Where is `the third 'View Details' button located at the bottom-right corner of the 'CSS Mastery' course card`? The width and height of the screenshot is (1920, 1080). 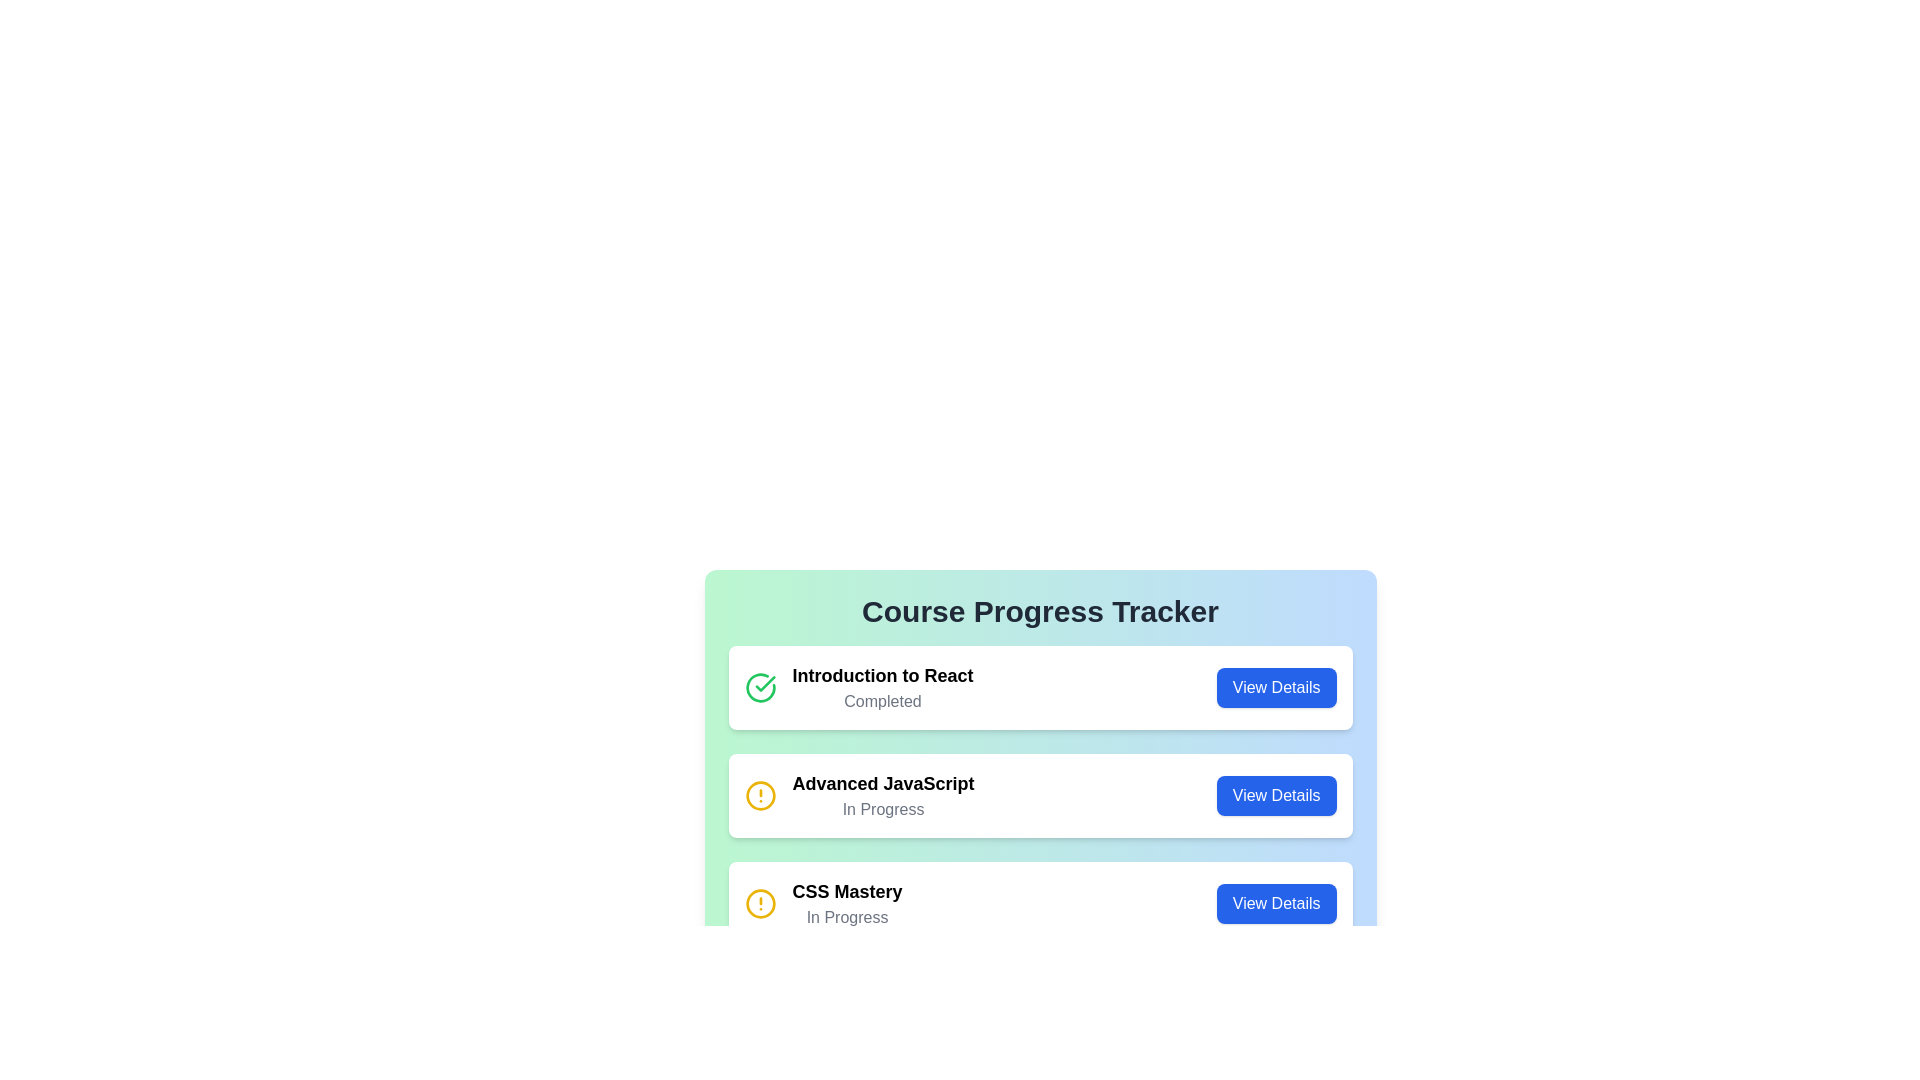 the third 'View Details' button located at the bottom-right corner of the 'CSS Mastery' course card is located at coordinates (1275, 903).